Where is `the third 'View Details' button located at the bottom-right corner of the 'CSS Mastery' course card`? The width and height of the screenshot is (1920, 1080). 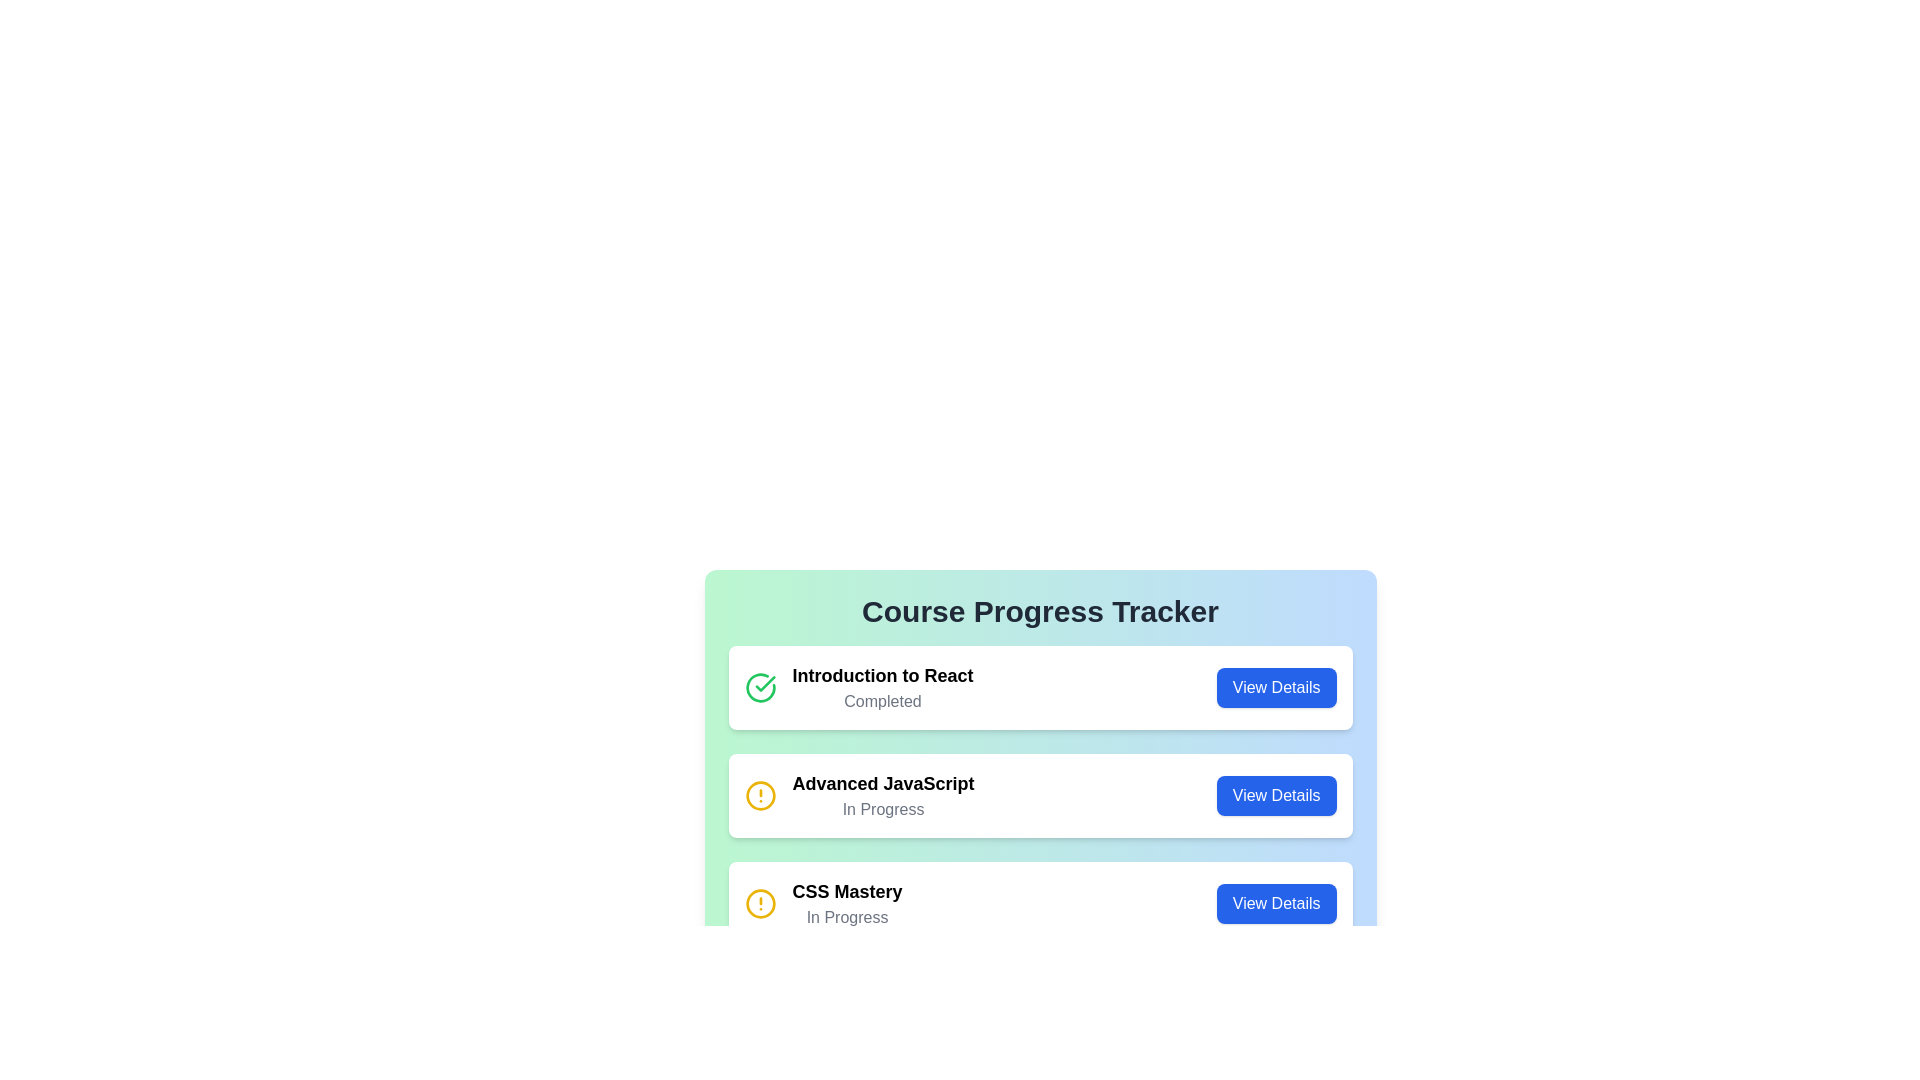 the third 'View Details' button located at the bottom-right corner of the 'CSS Mastery' course card is located at coordinates (1275, 903).